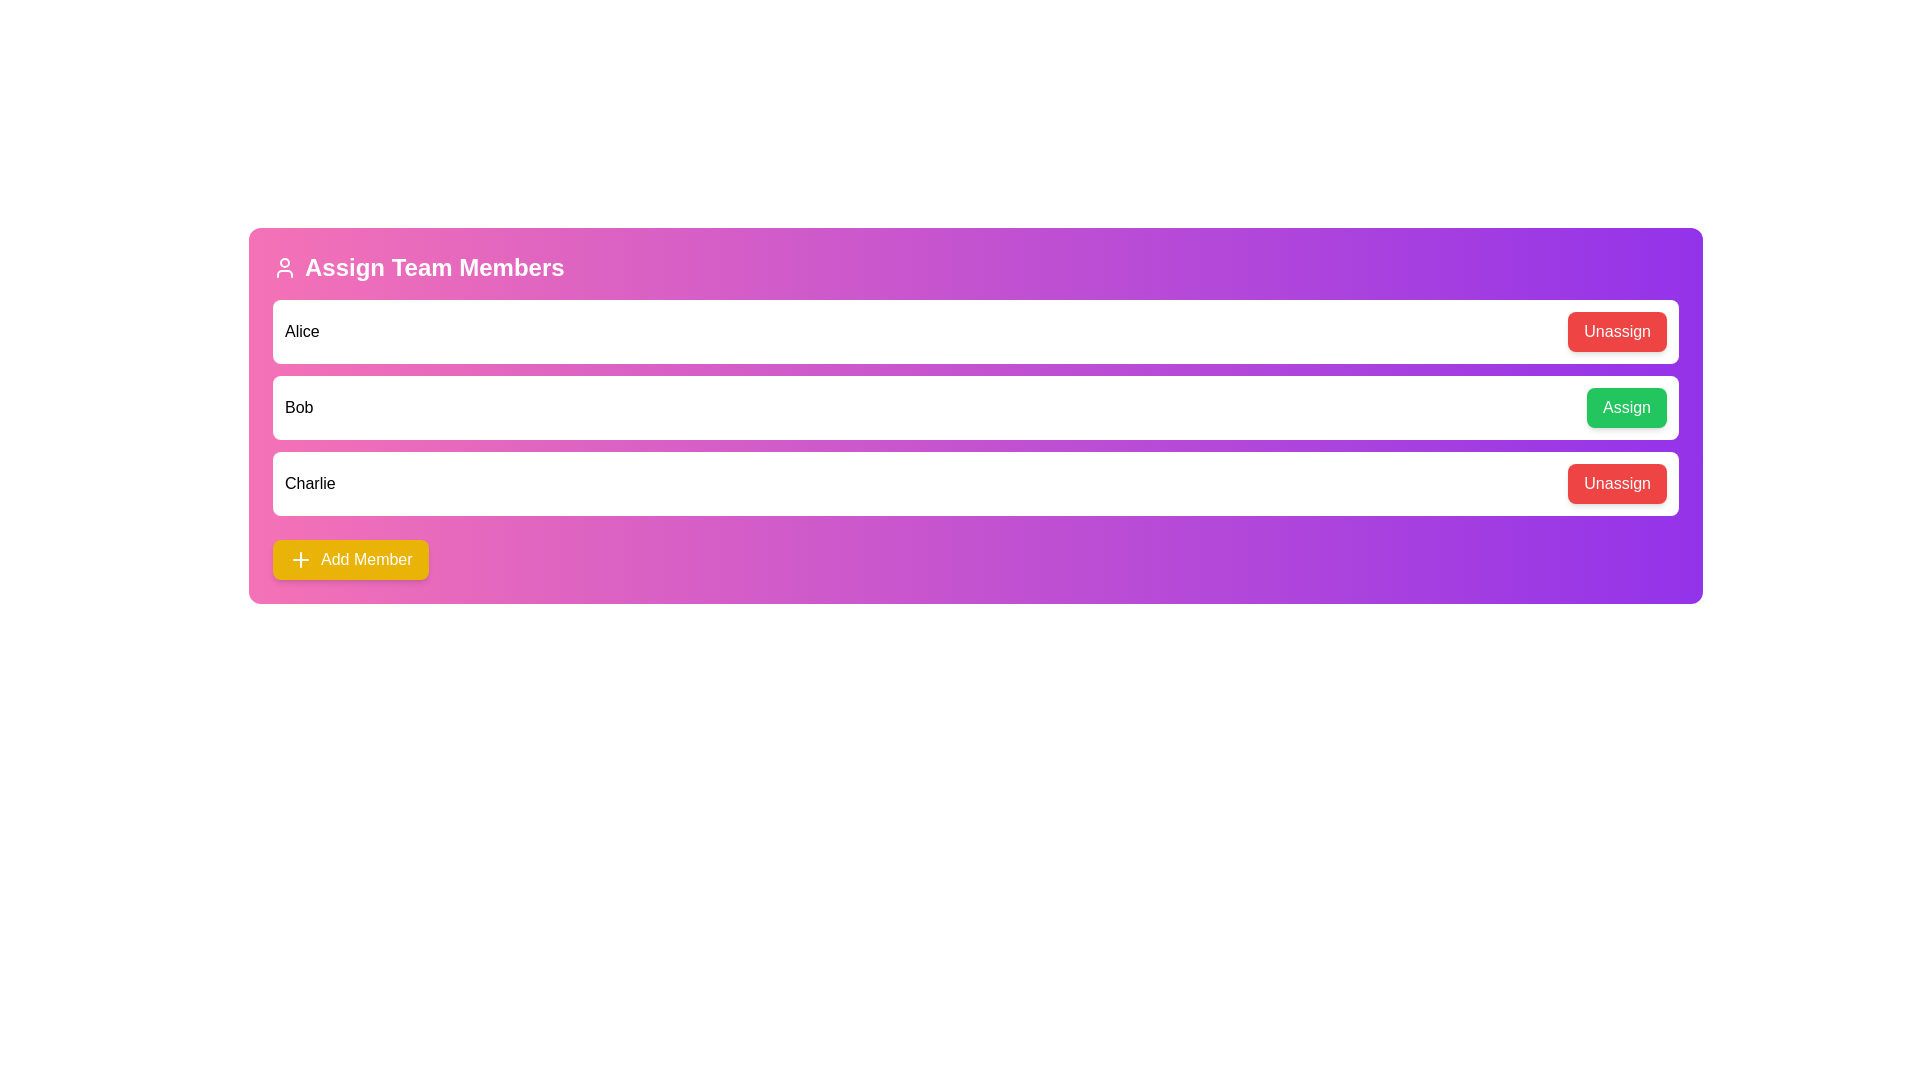 The height and width of the screenshot is (1080, 1920). What do you see at coordinates (1627, 407) in the screenshot?
I see `the green 'Assign' button with rounded corners located to the right of the text 'Bob' in the second row of the team member list to assign the task` at bounding box center [1627, 407].